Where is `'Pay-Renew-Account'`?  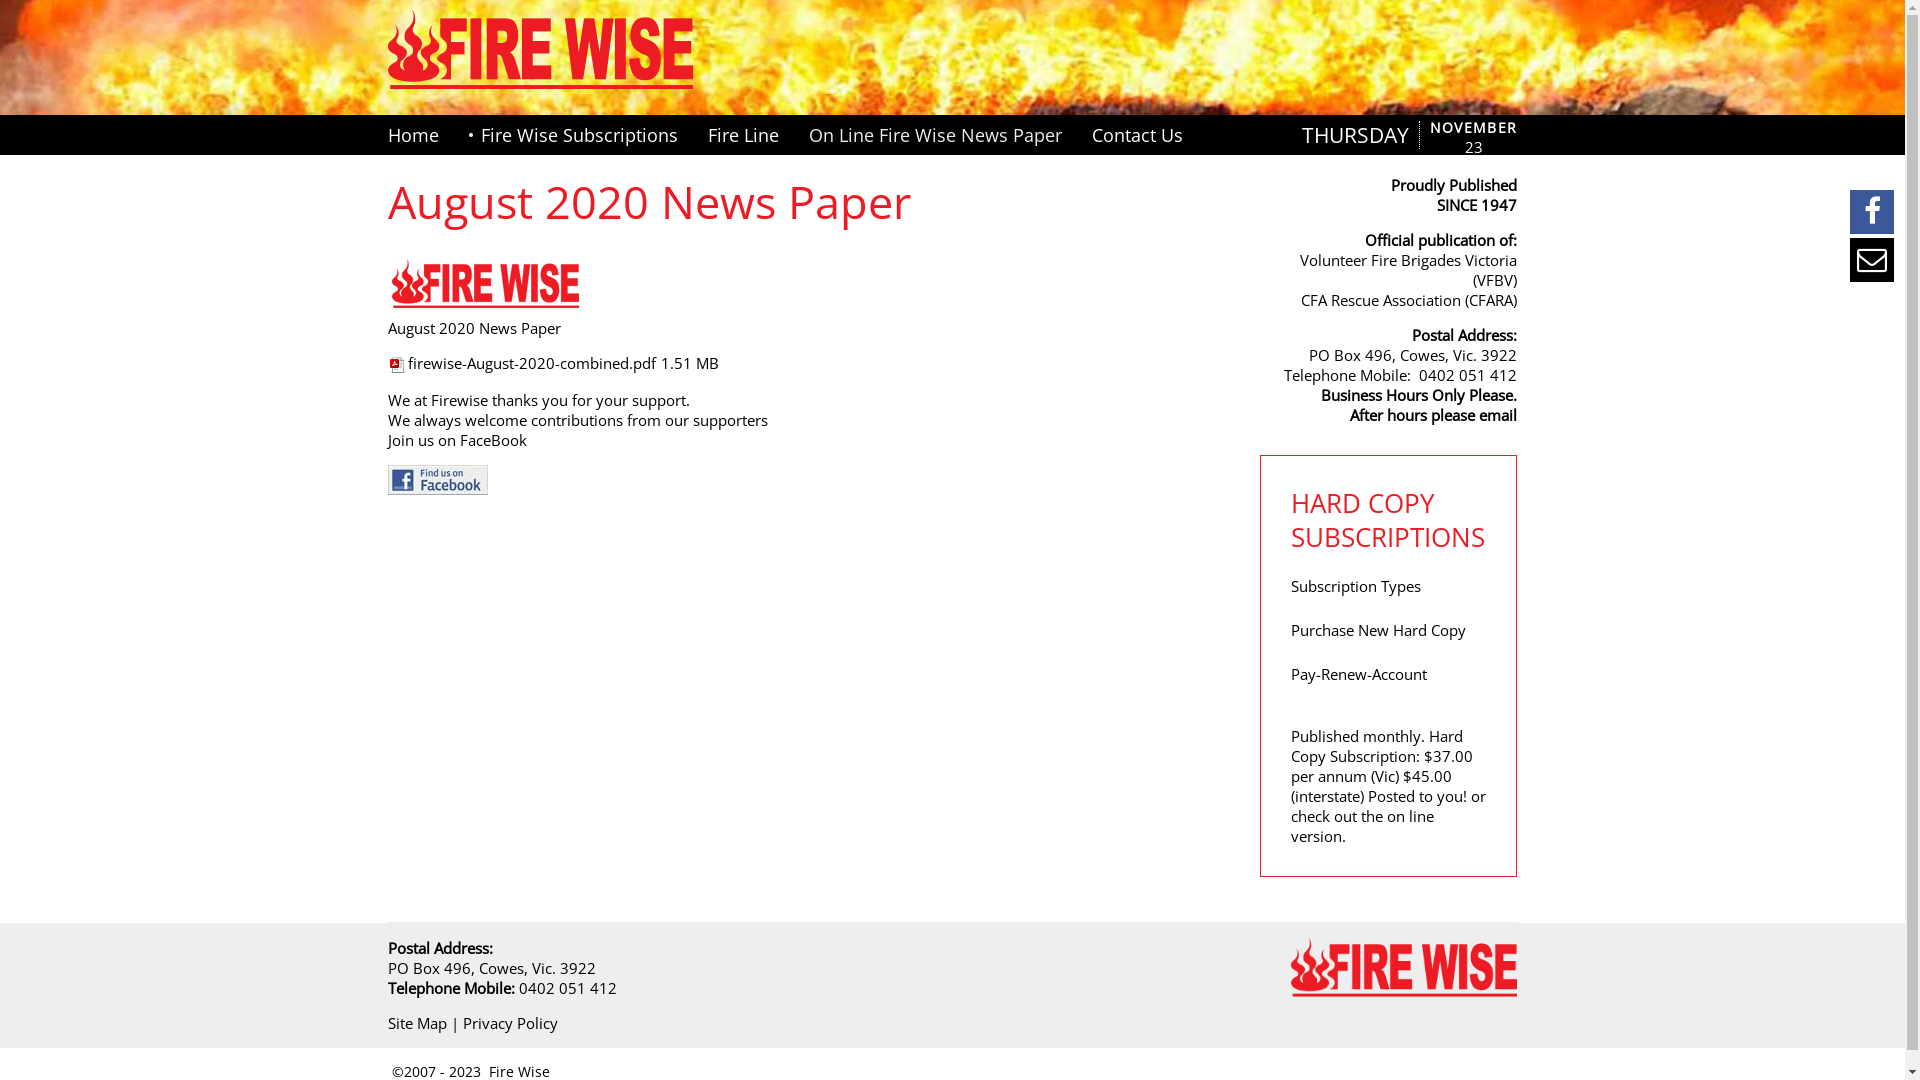
'Pay-Renew-Account' is located at coordinates (1358, 674).